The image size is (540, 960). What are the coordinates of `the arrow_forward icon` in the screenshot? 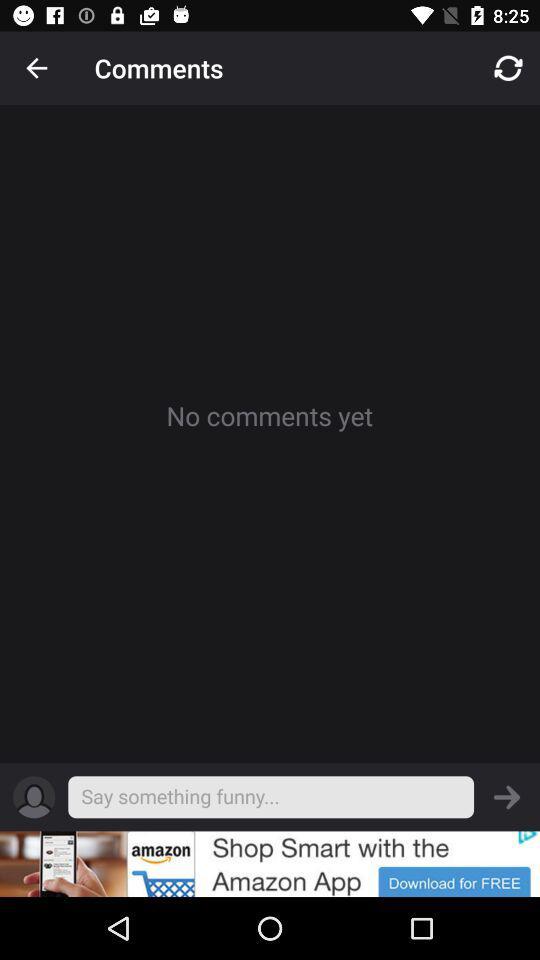 It's located at (507, 797).